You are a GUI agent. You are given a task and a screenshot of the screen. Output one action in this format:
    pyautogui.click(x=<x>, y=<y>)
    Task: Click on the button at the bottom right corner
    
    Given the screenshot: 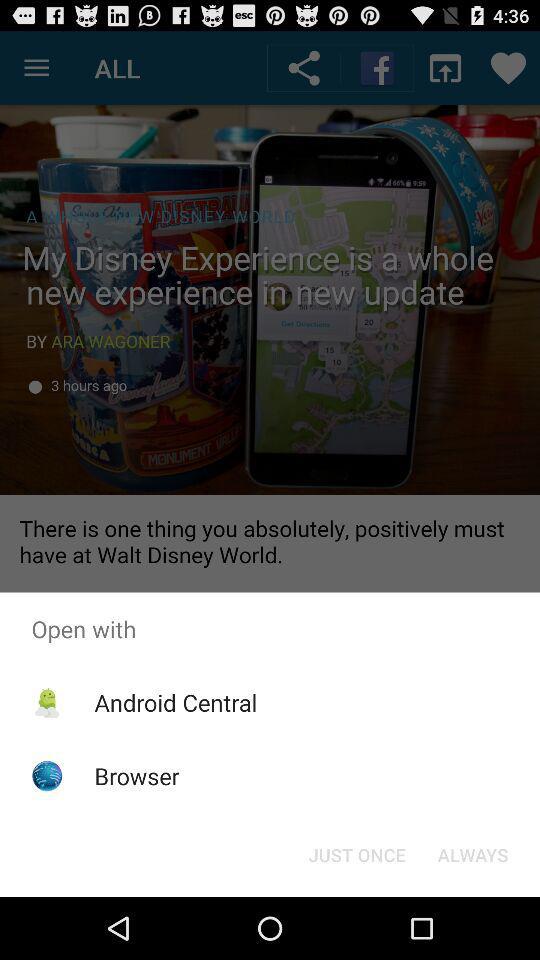 What is the action you would take?
    pyautogui.click(x=472, y=853)
    